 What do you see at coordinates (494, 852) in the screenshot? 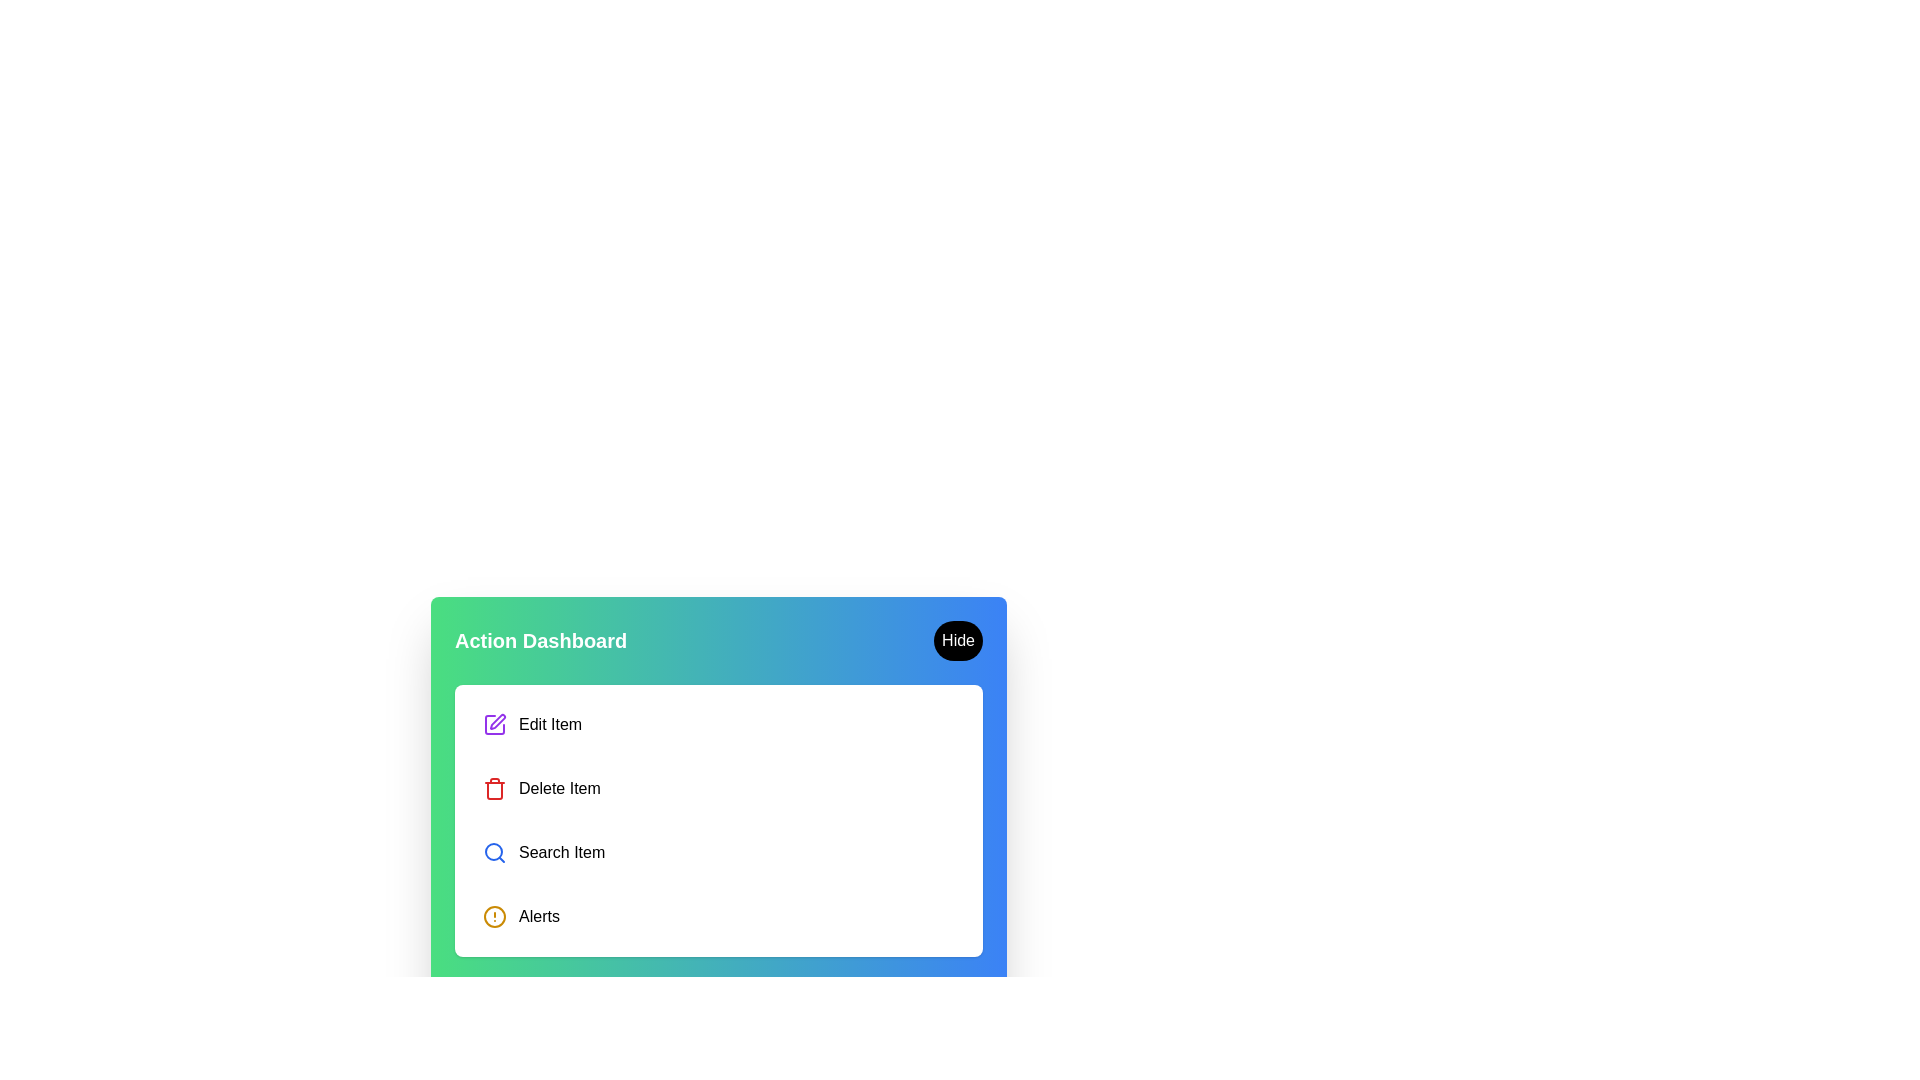
I see `the 'Search Item' icon, which is the first visual item in its row within the Action Dashboard interface` at bounding box center [494, 852].